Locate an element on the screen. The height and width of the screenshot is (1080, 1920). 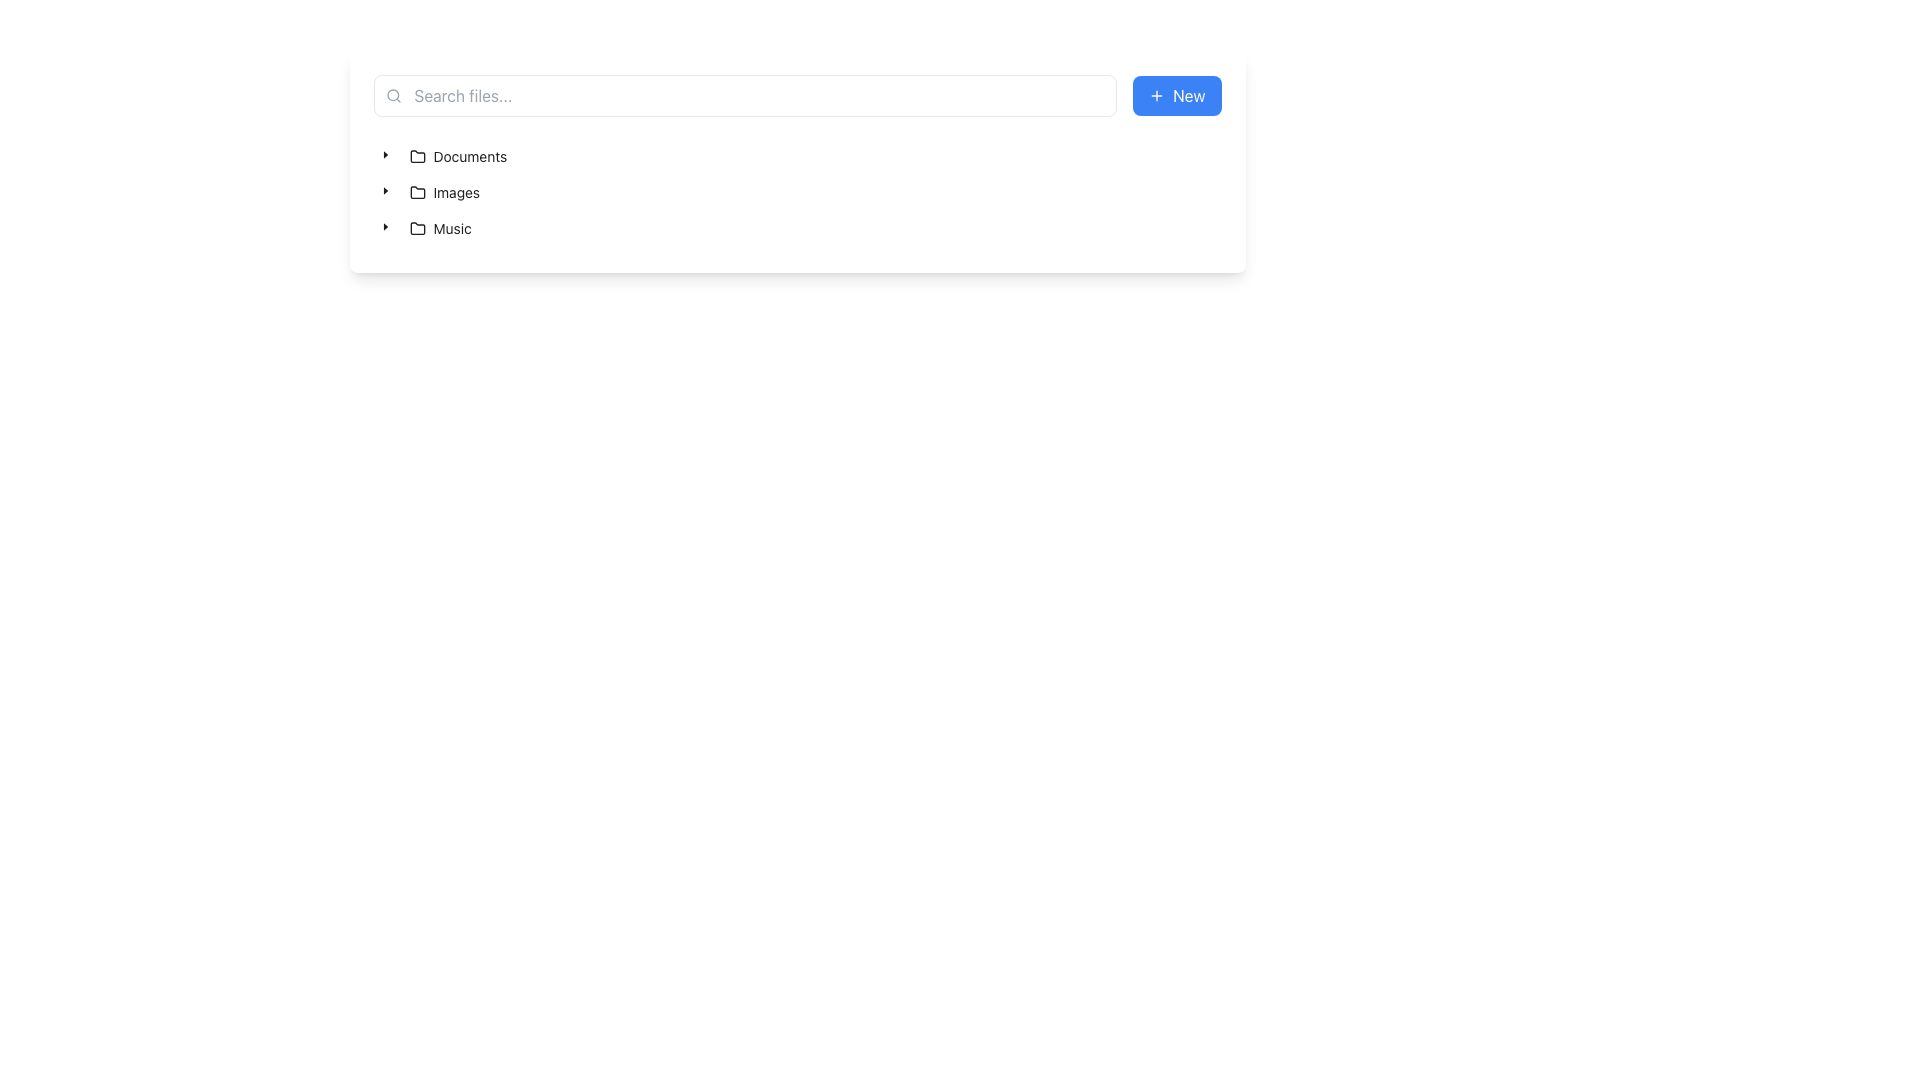
the blue circular icon with a white plus sign located within the rectangular blue button labeled 'New' at the top-right corner of the interface is located at coordinates (1156, 96).